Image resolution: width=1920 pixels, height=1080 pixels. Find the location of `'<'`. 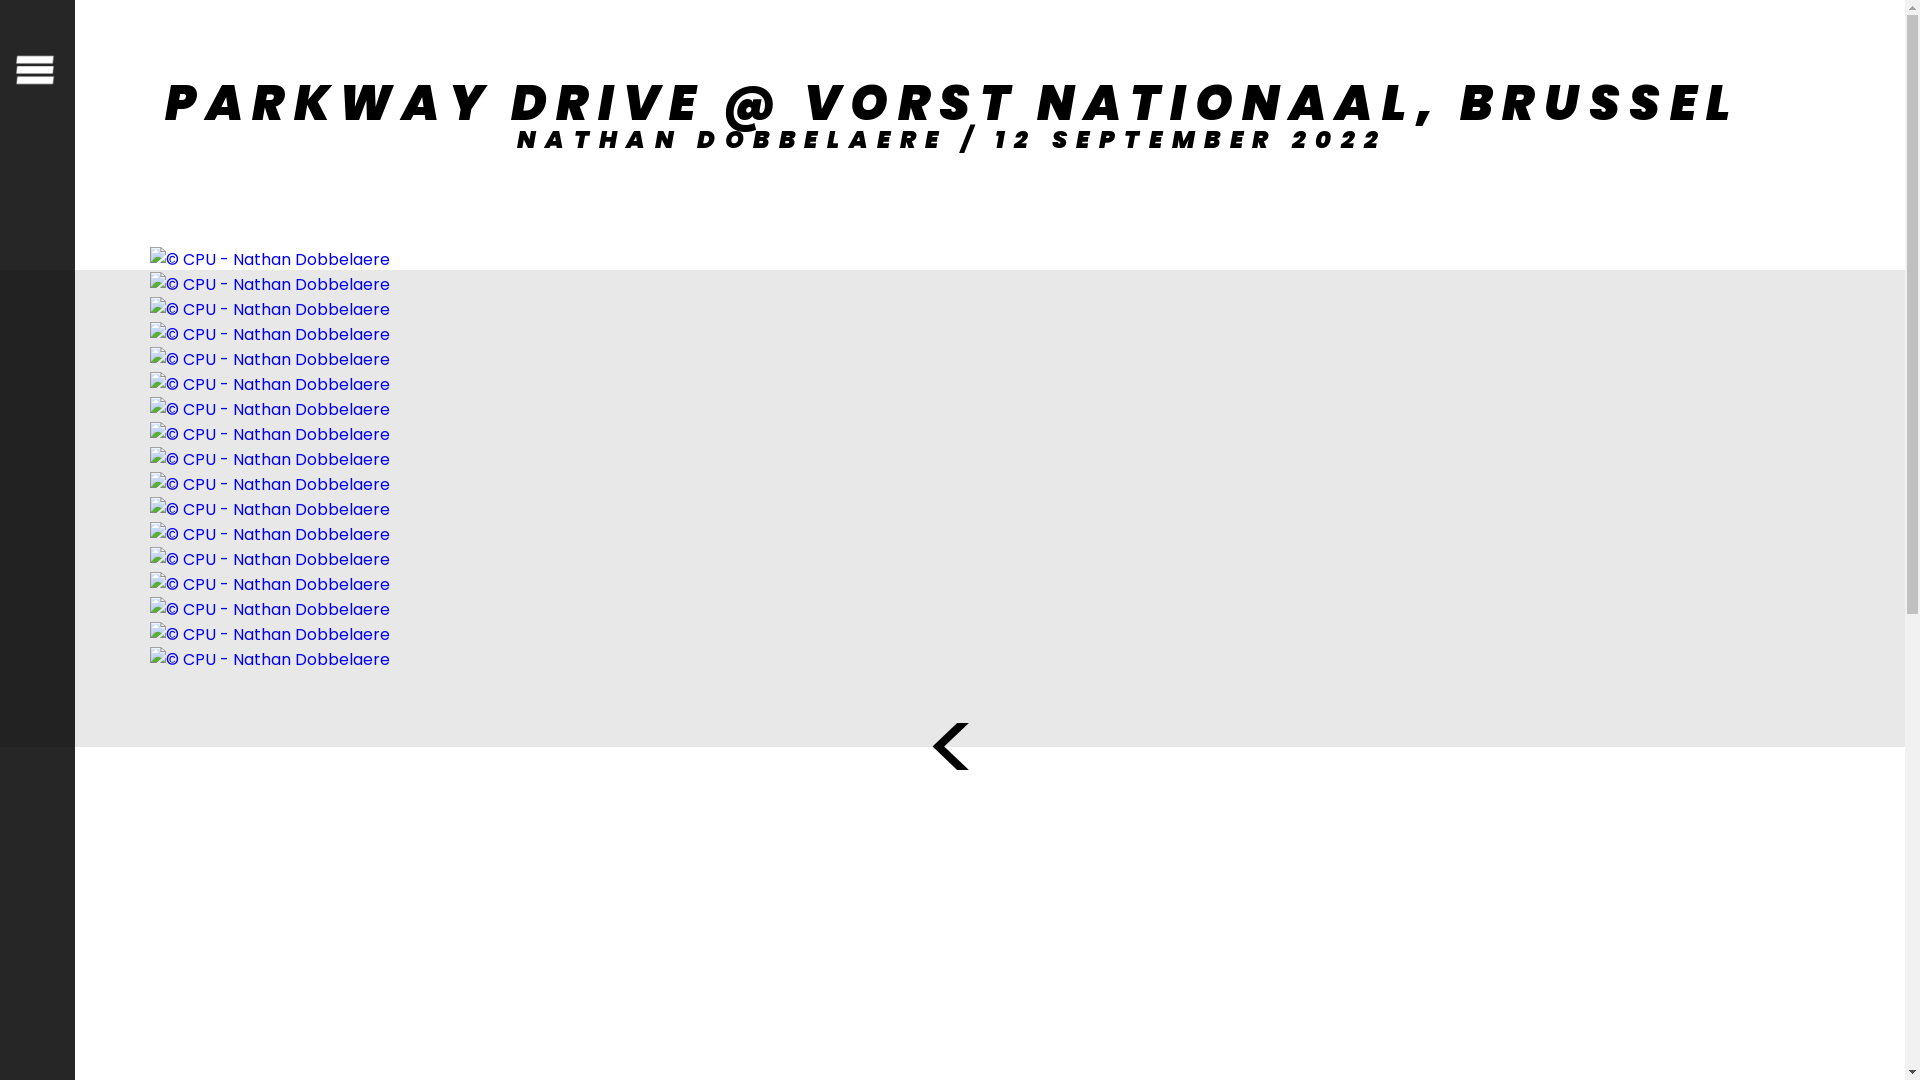

'<' is located at coordinates (951, 748).